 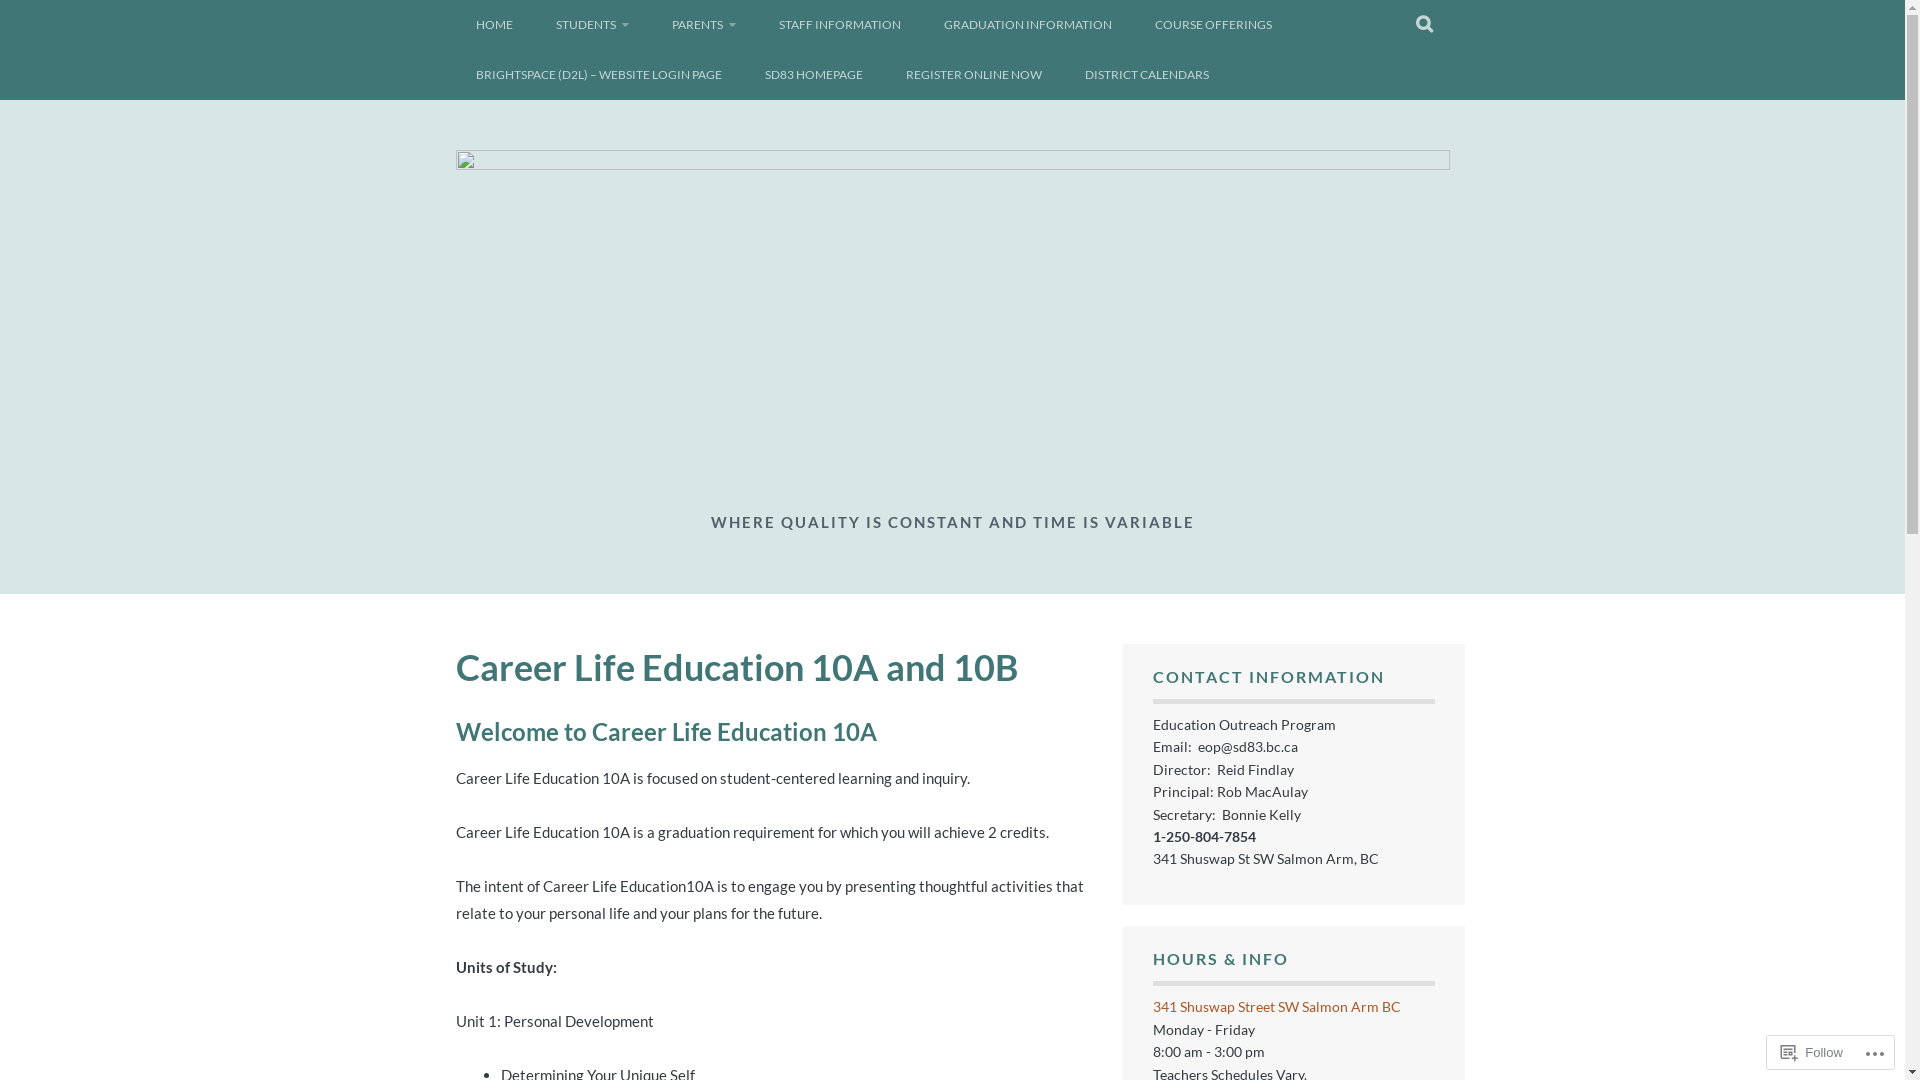 What do you see at coordinates (1146, 73) in the screenshot?
I see `'DISTRICT CALENDARS'` at bounding box center [1146, 73].